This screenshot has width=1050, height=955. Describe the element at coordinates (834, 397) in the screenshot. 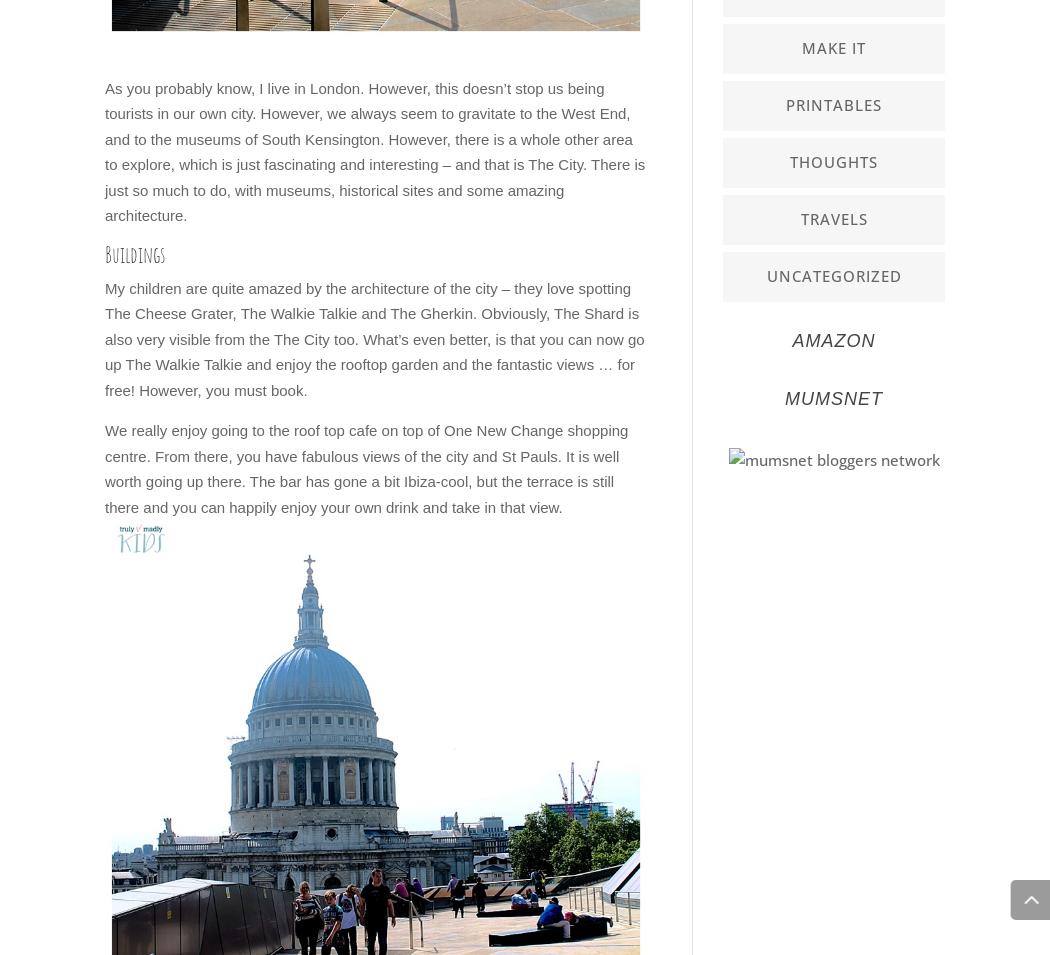

I see `'MumsNet'` at that location.